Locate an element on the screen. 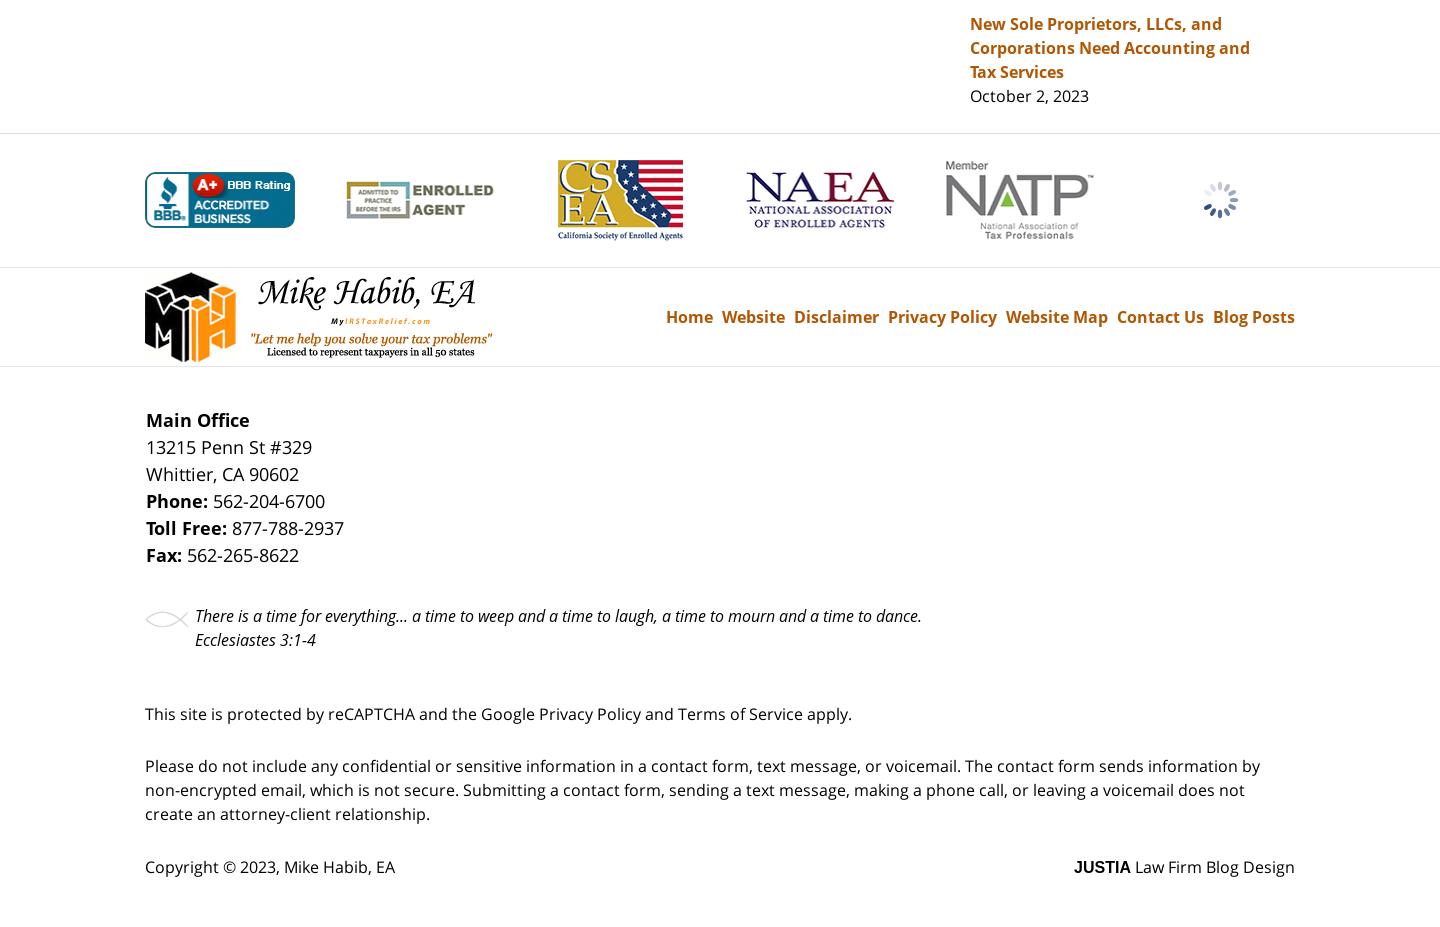 The width and height of the screenshot is (1440, 927). 'Please do not include any confidential or sensitive information in a contact form, text message, or voicemail. The contact form sends information by non-encrypted email, which is not secure. Submitting a contact form, sending a text message, making a phone call, or leaving a voicemail does not create an attorney-client relationship.' is located at coordinates (702, 789).